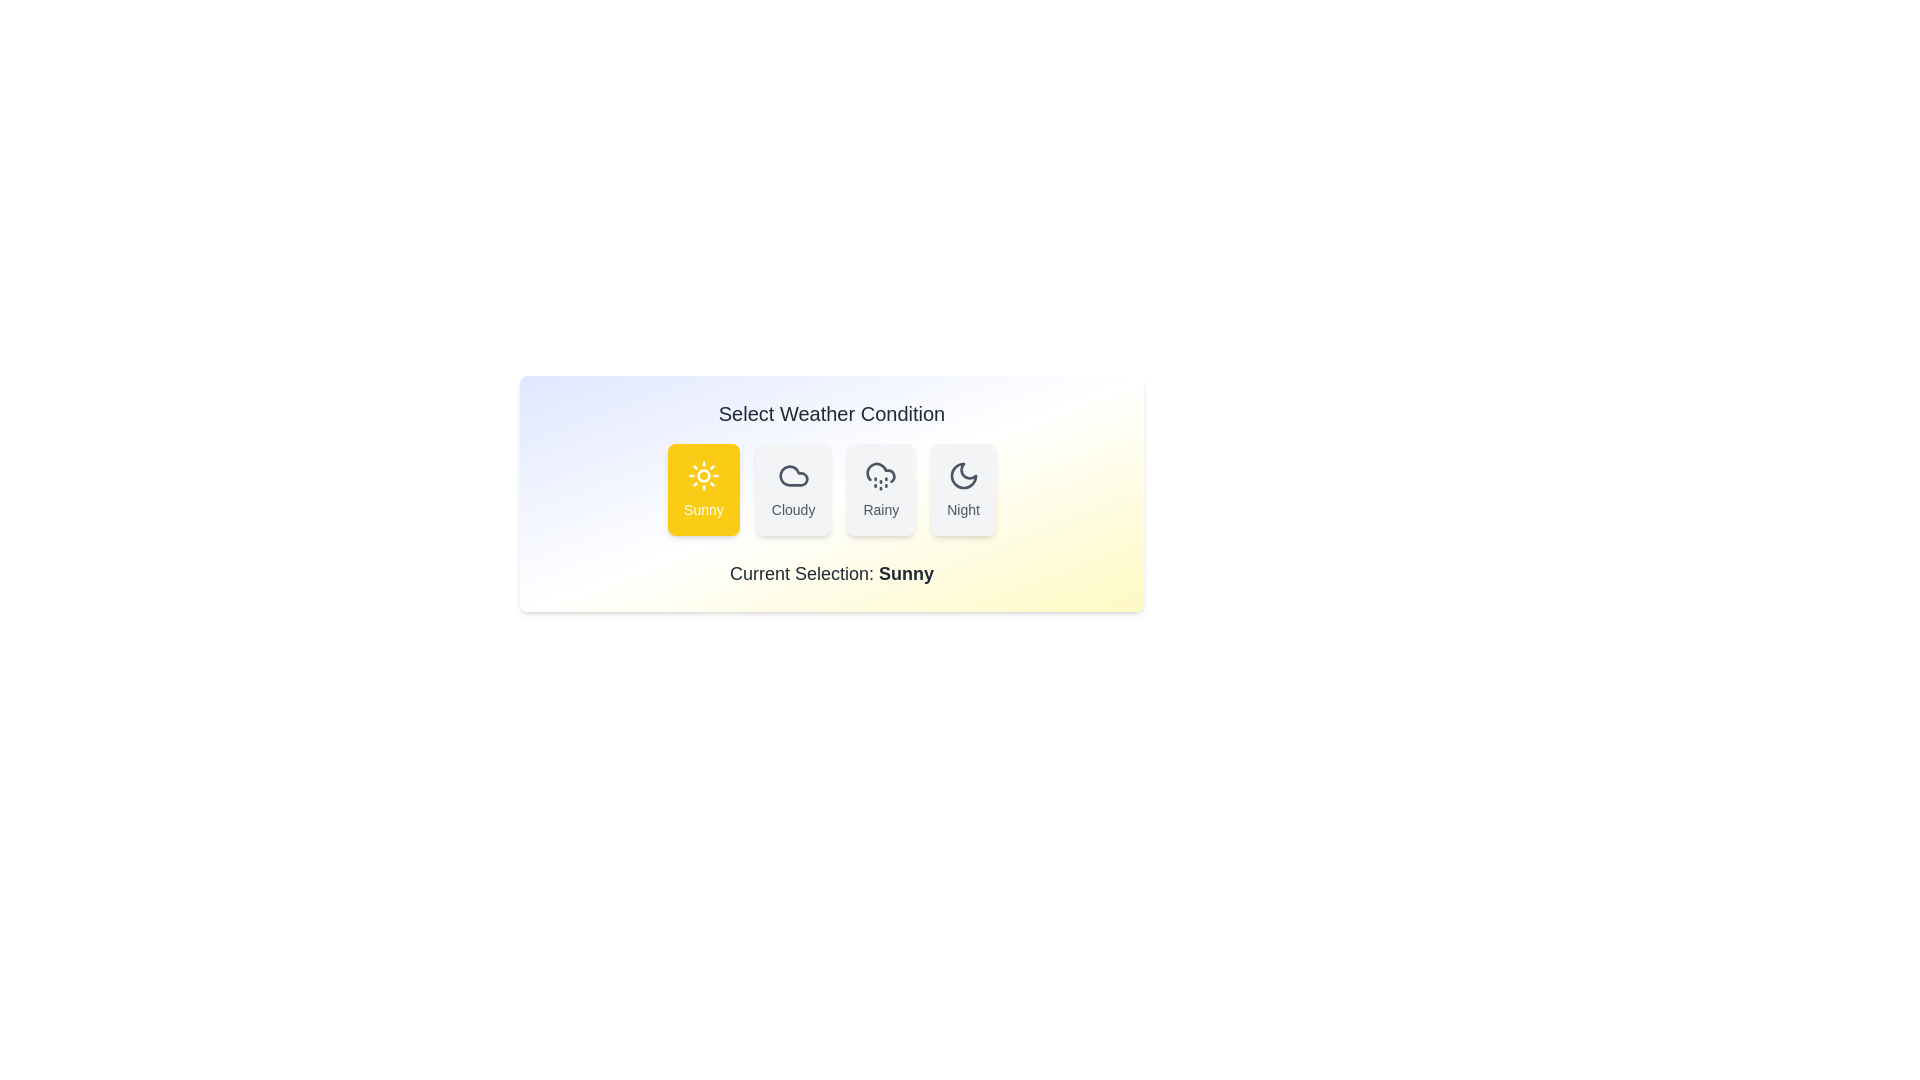 The image size is (1920, 1080). Describe the element at coordinates (703, 489) in the screenshot. I see `the weather condition by clicking on the corresponding button labeled Sunny` at that location.